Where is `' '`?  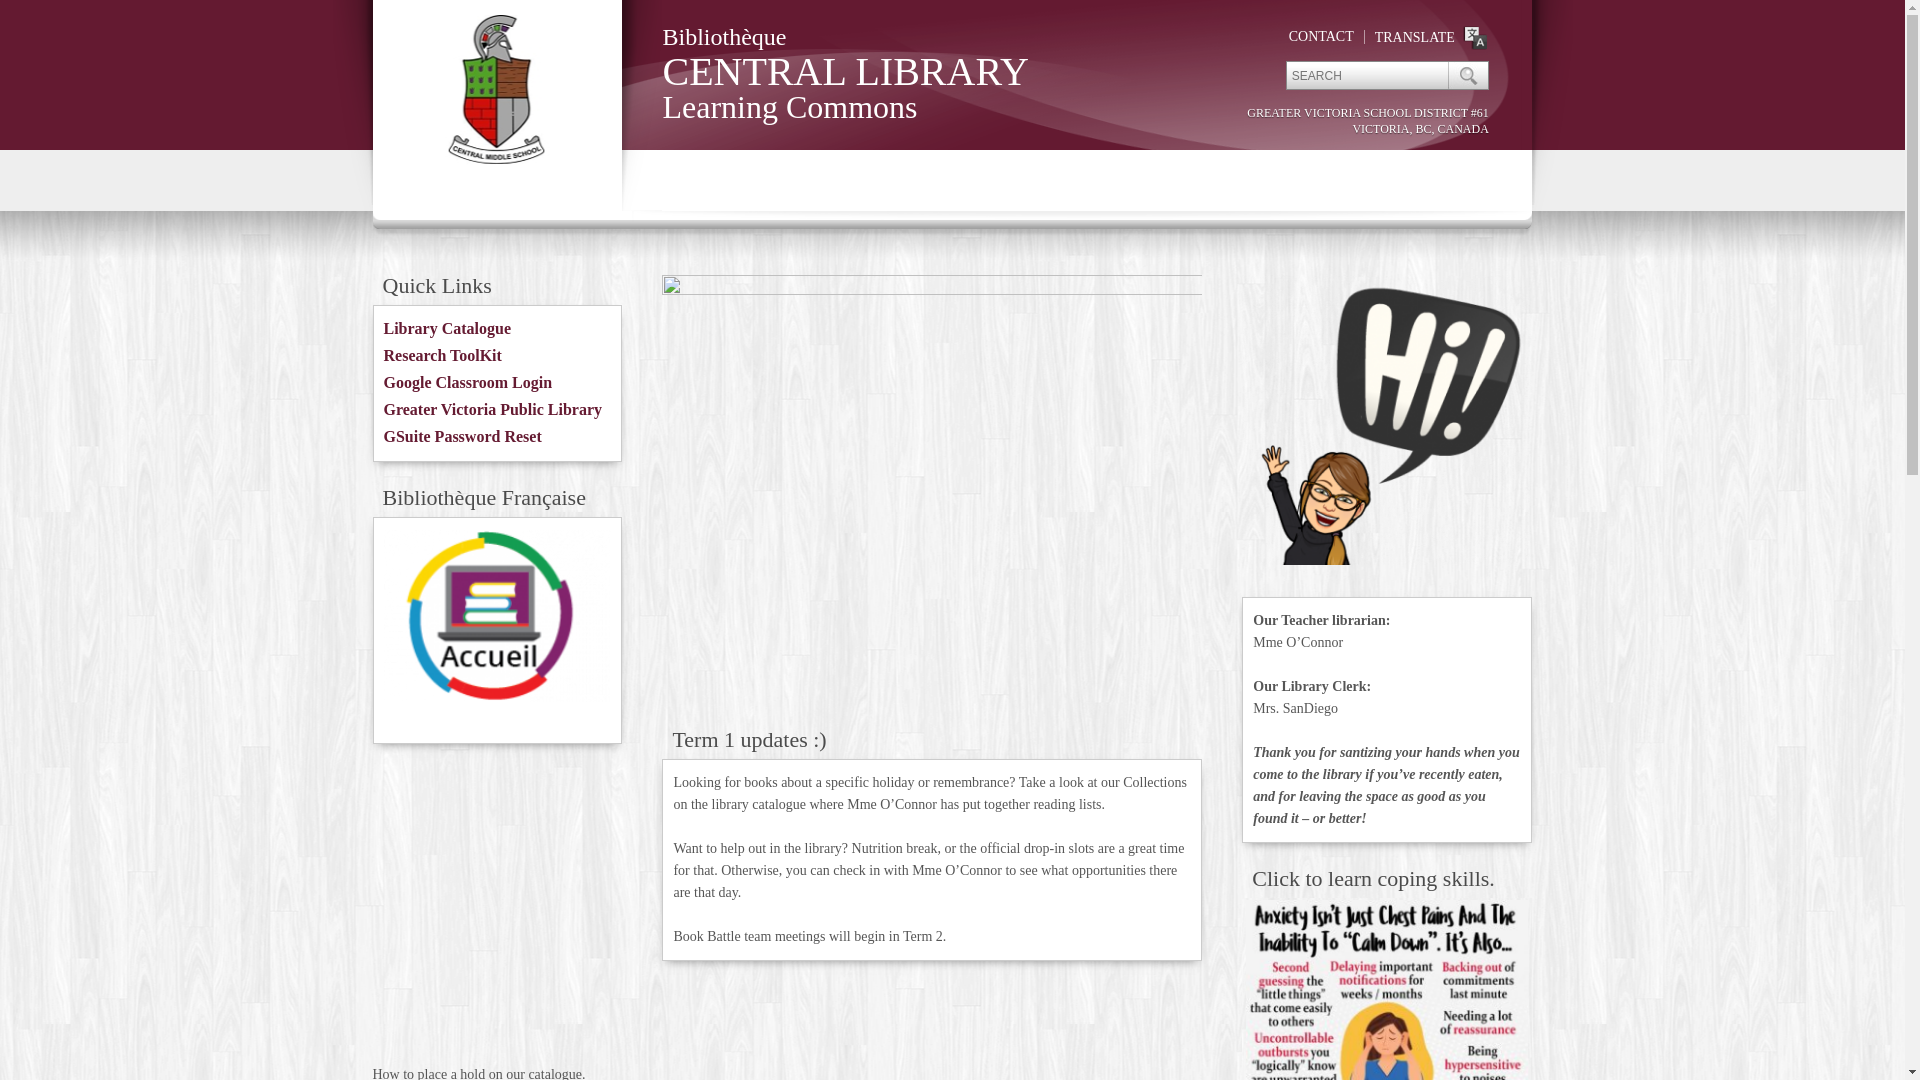
' ' is located at coordinates (1467, 74).